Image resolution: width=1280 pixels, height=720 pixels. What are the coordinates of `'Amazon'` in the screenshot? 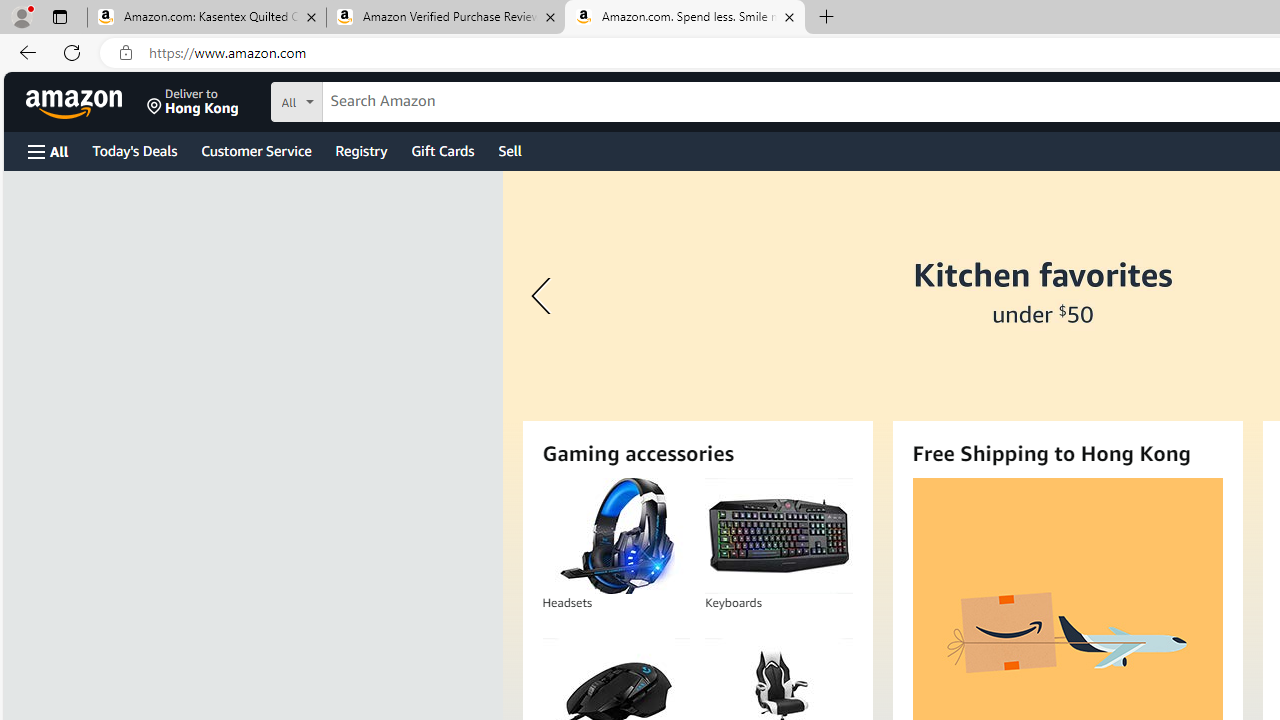 It's located at (76, 101).